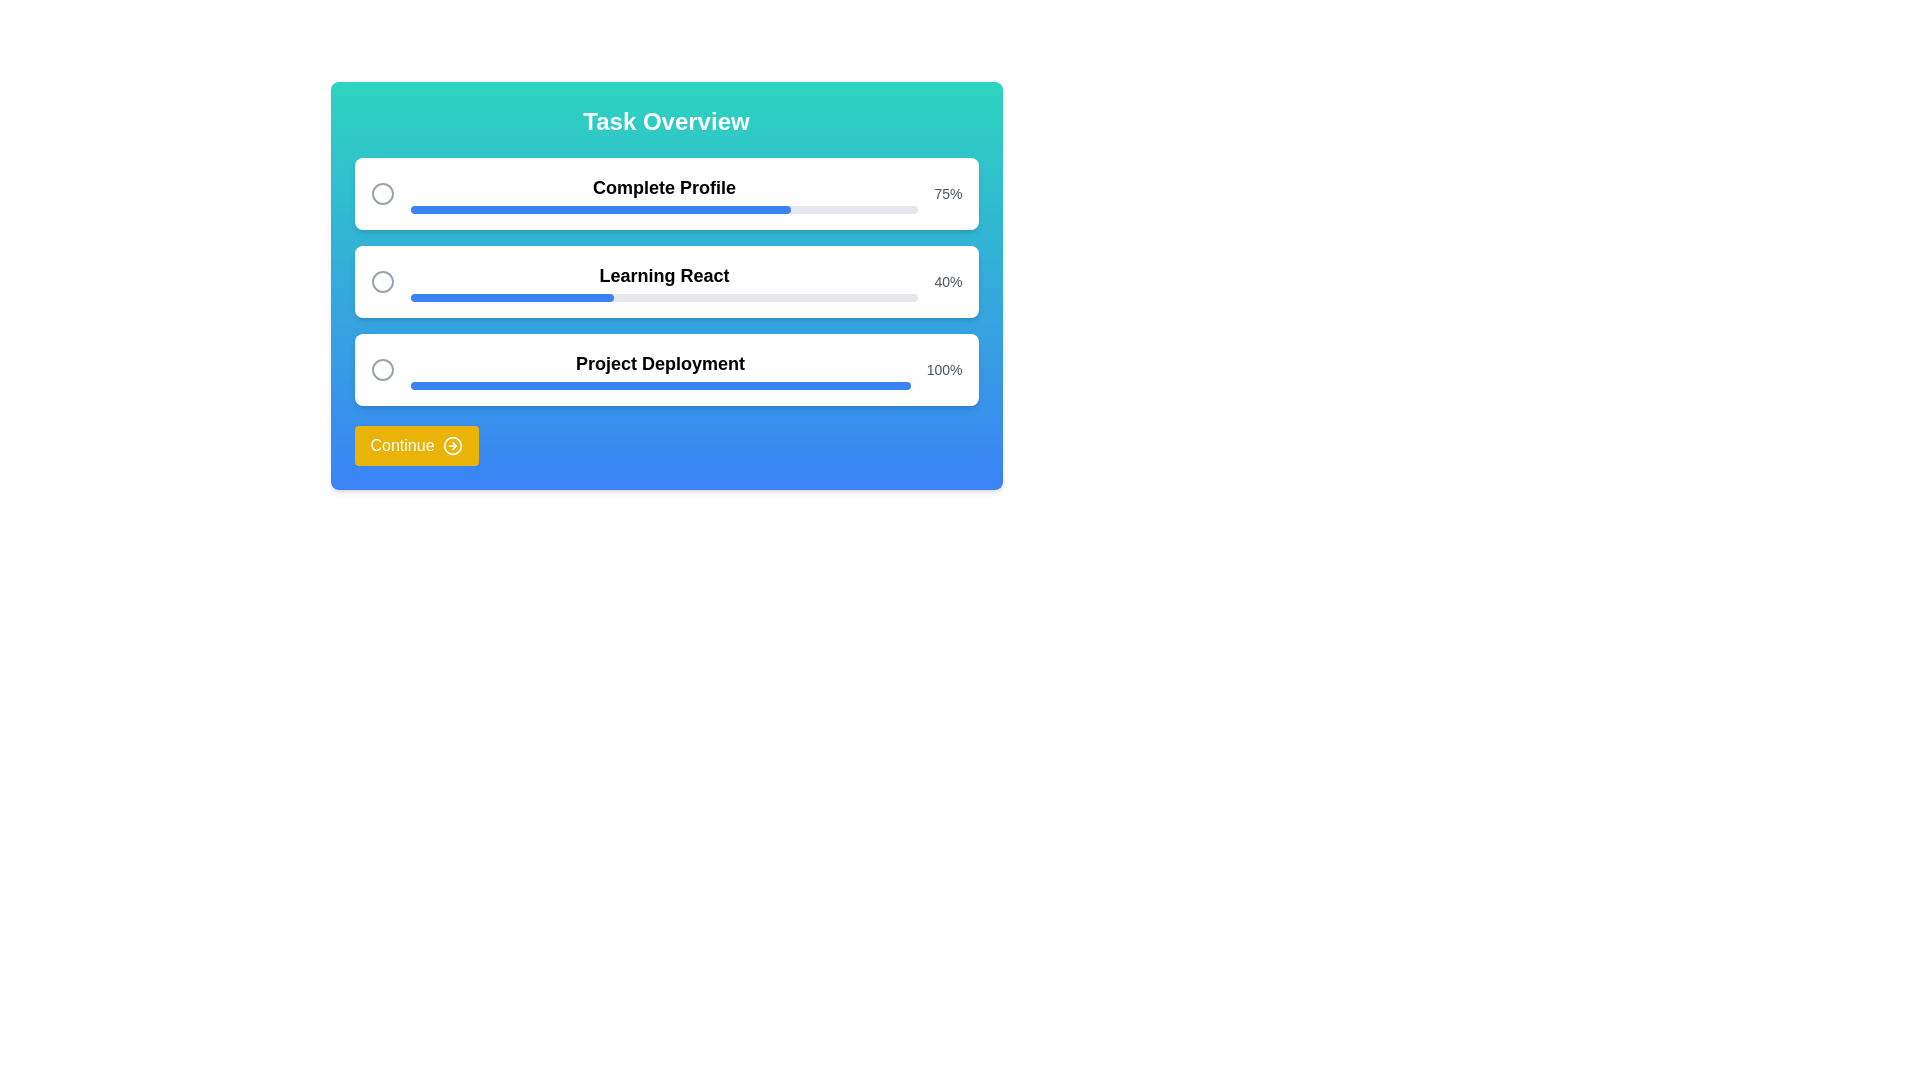 This screenshot has height=1080, width=1920. I want to click on the 'Continue' button with a yellow background and white text located in the bottom section of a task overview card, so click(415, 445).